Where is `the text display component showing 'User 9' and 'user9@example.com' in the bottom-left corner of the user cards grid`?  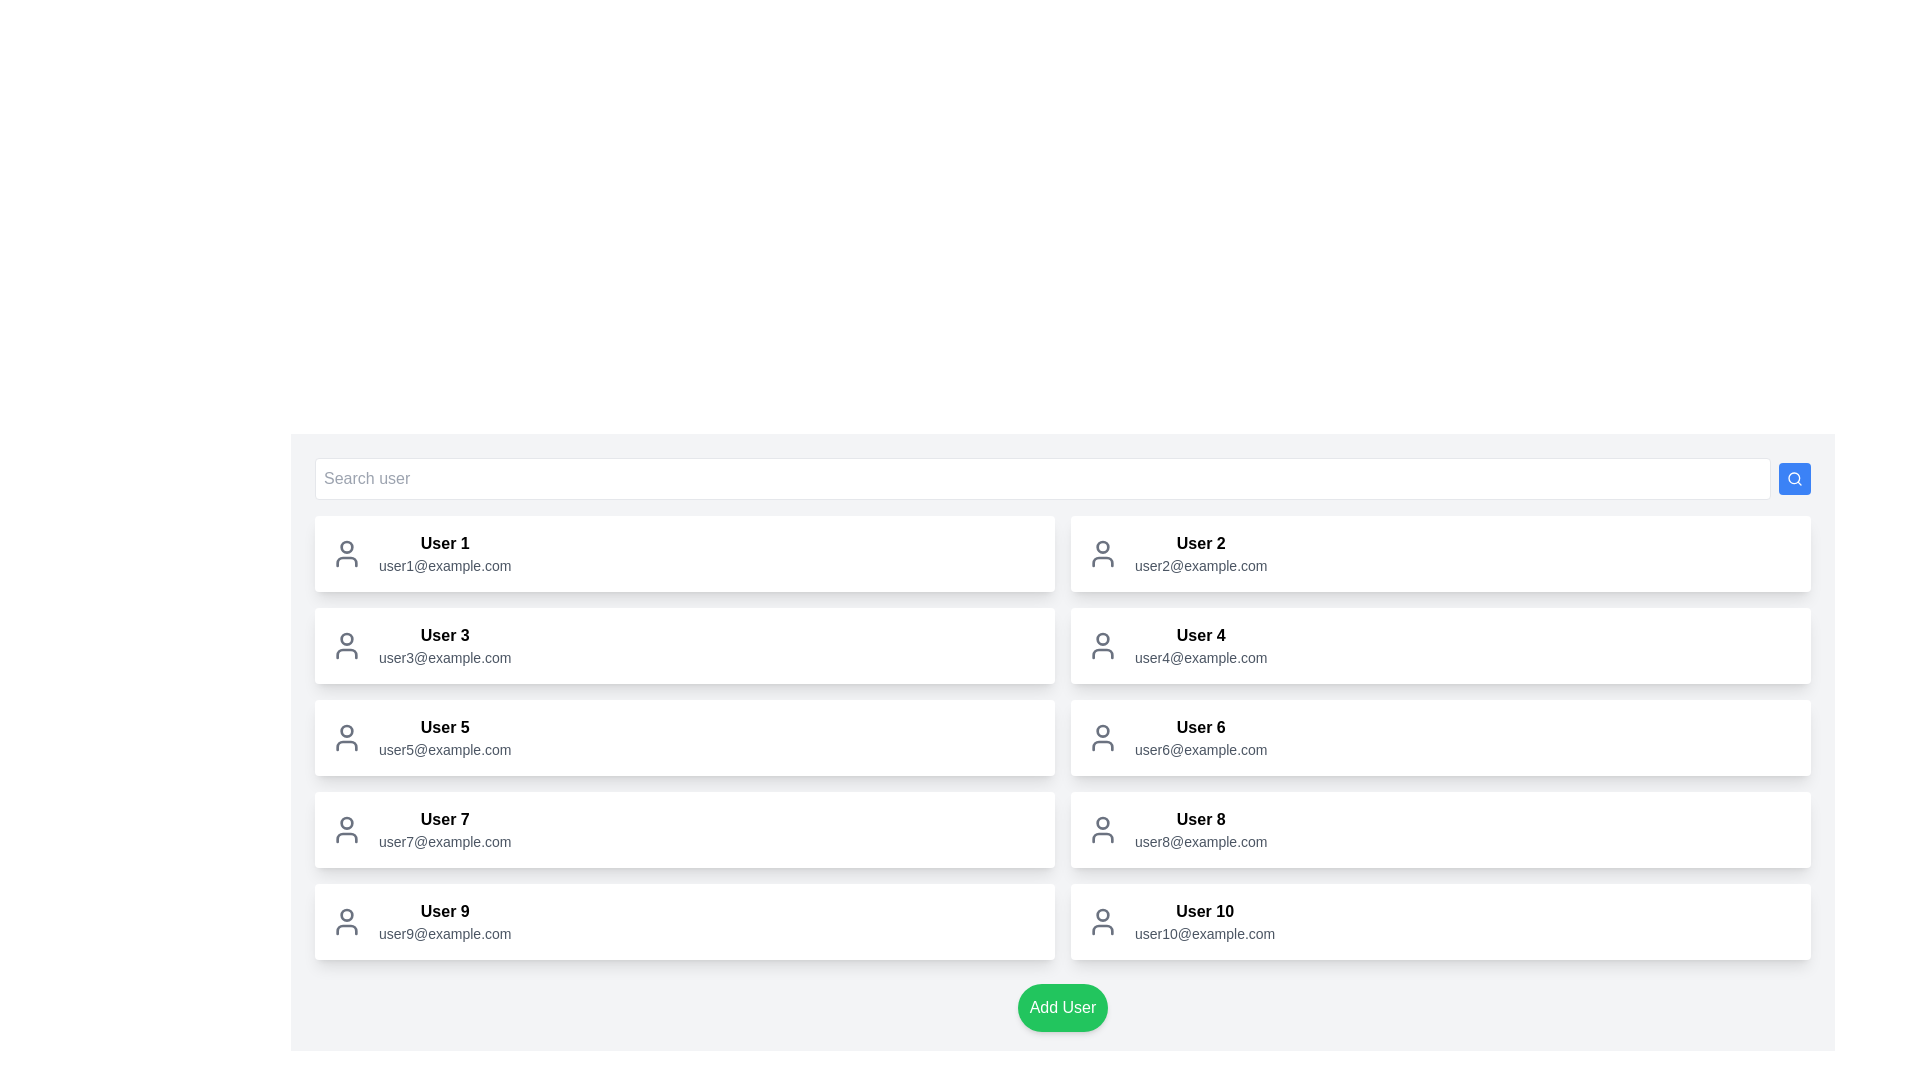 the text display component showing 'User 9' and 'user9@example.com' in the bottom-left corner of the user cards grid is located at coordinates (444, 921).